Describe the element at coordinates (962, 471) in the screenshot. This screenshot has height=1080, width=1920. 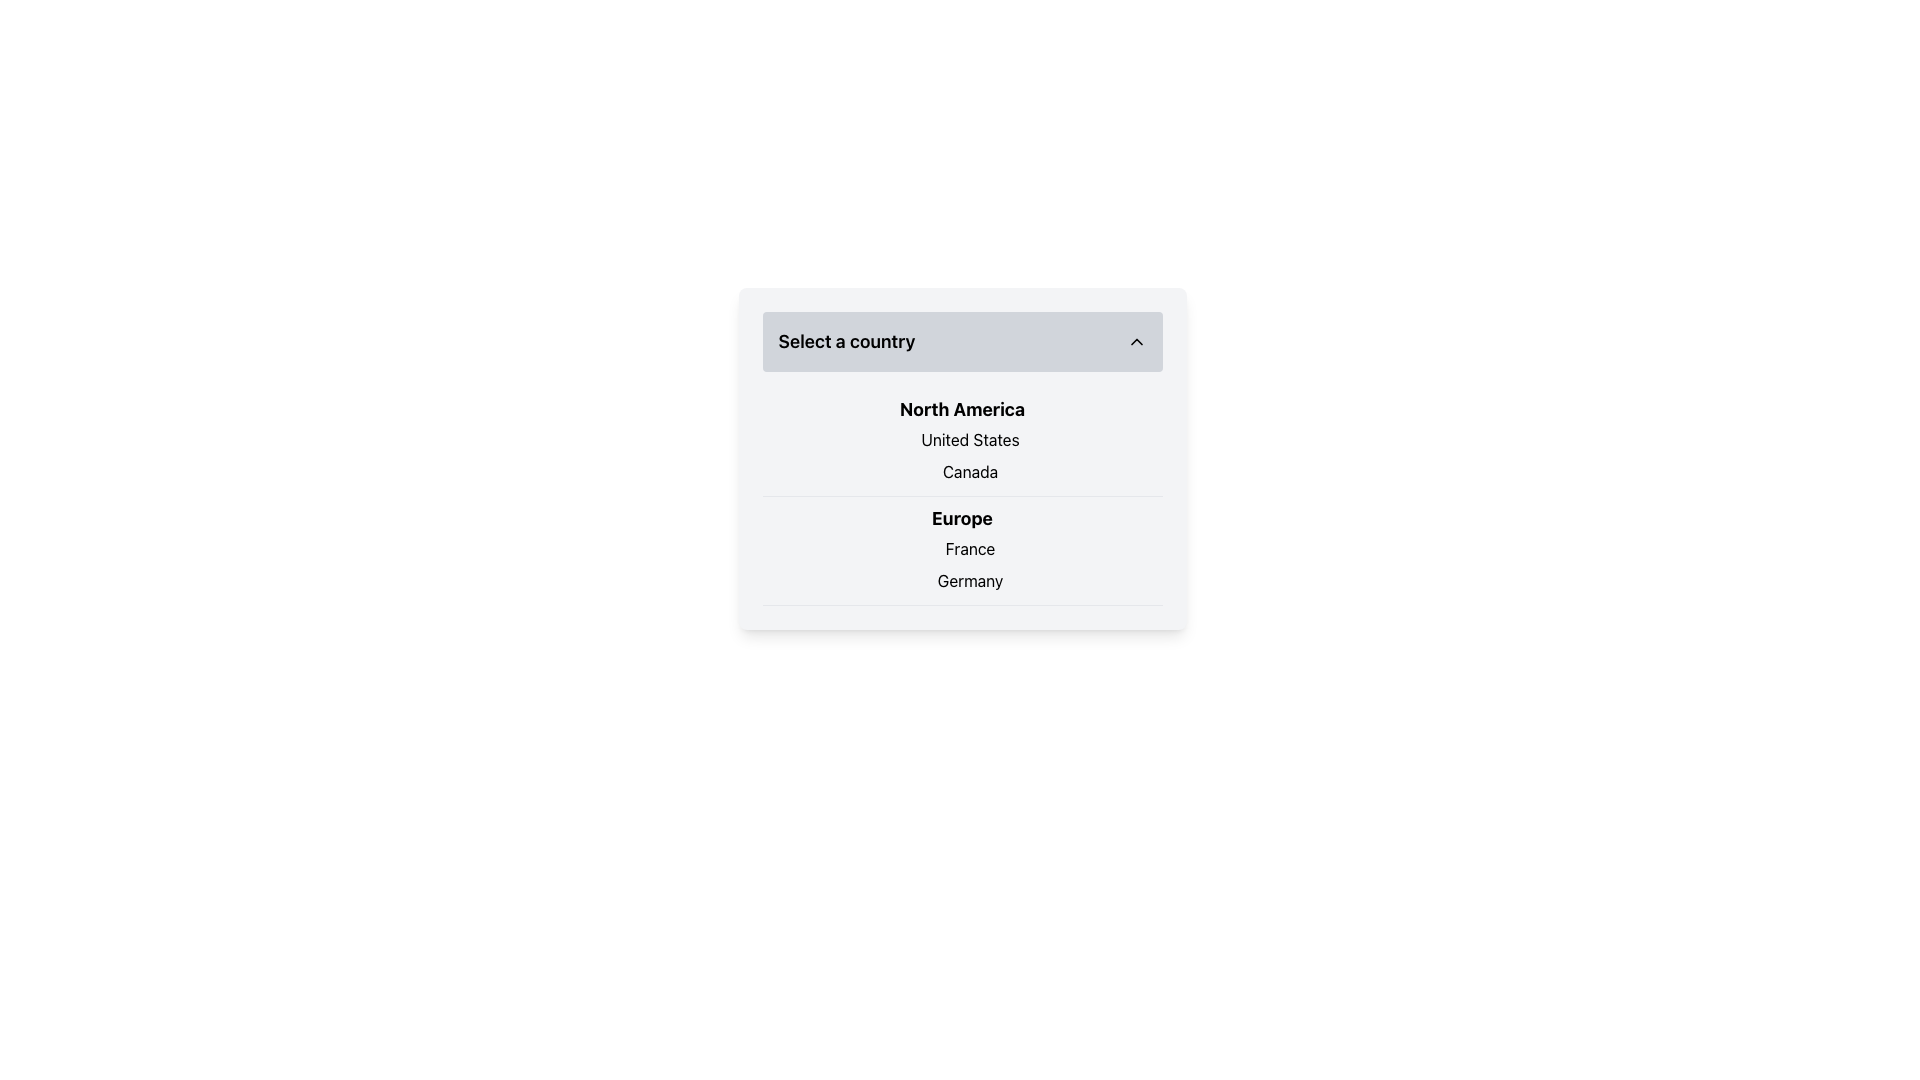
I see `the text label displaying 'Canada' in black color, located within the dropdown list under 'North America'` at that location.